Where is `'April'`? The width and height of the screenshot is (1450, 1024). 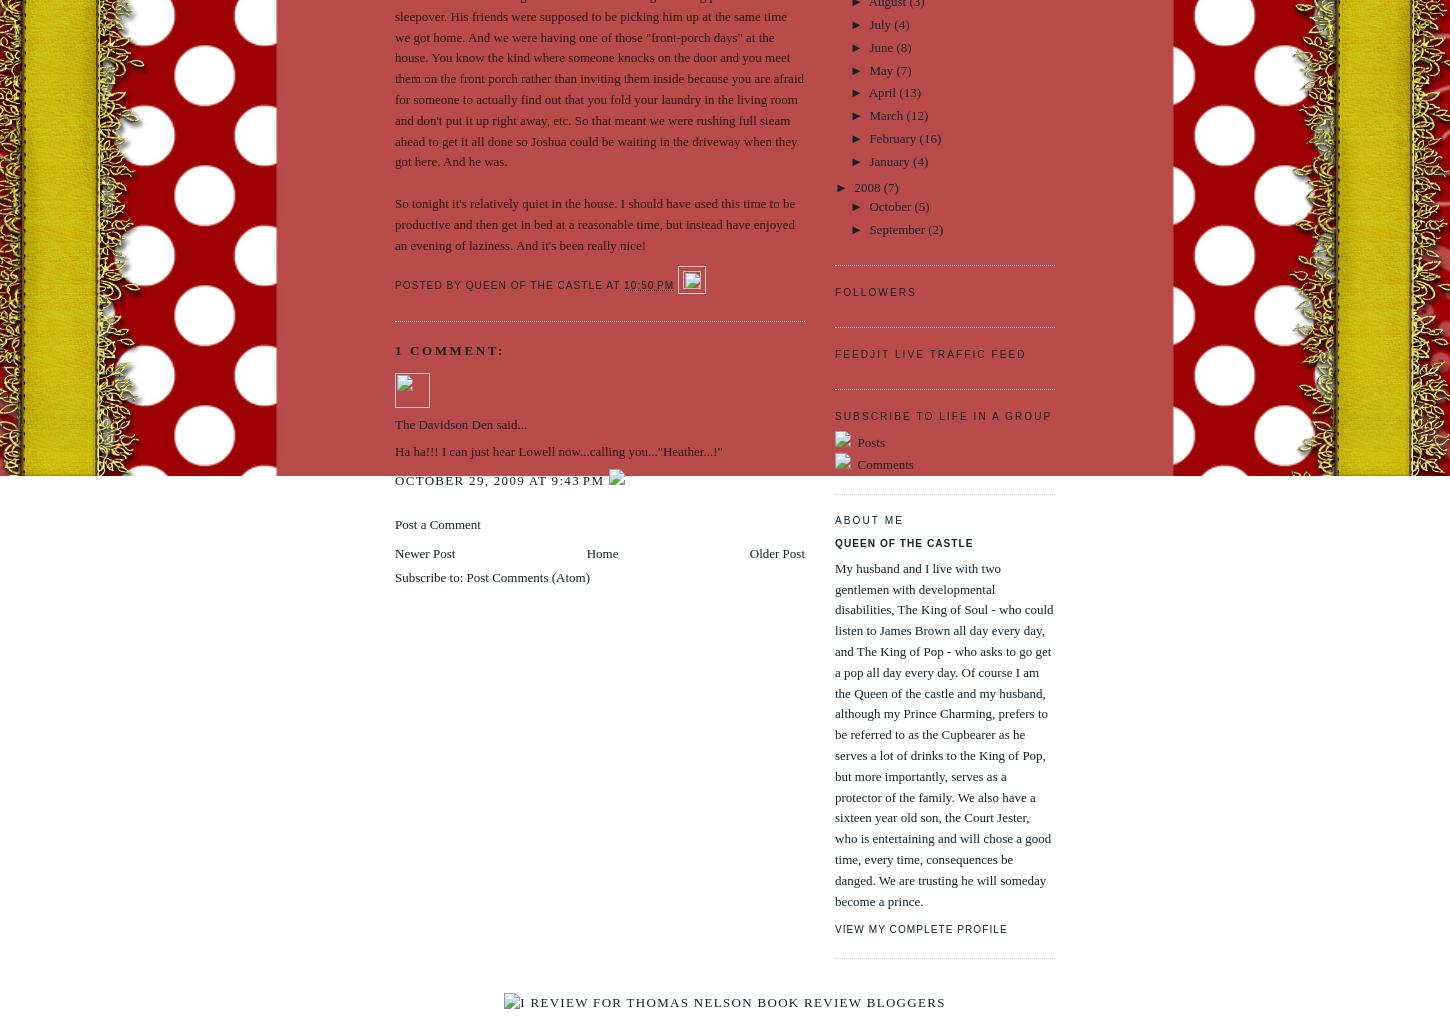 'April' is located at coordinates (882, 92).